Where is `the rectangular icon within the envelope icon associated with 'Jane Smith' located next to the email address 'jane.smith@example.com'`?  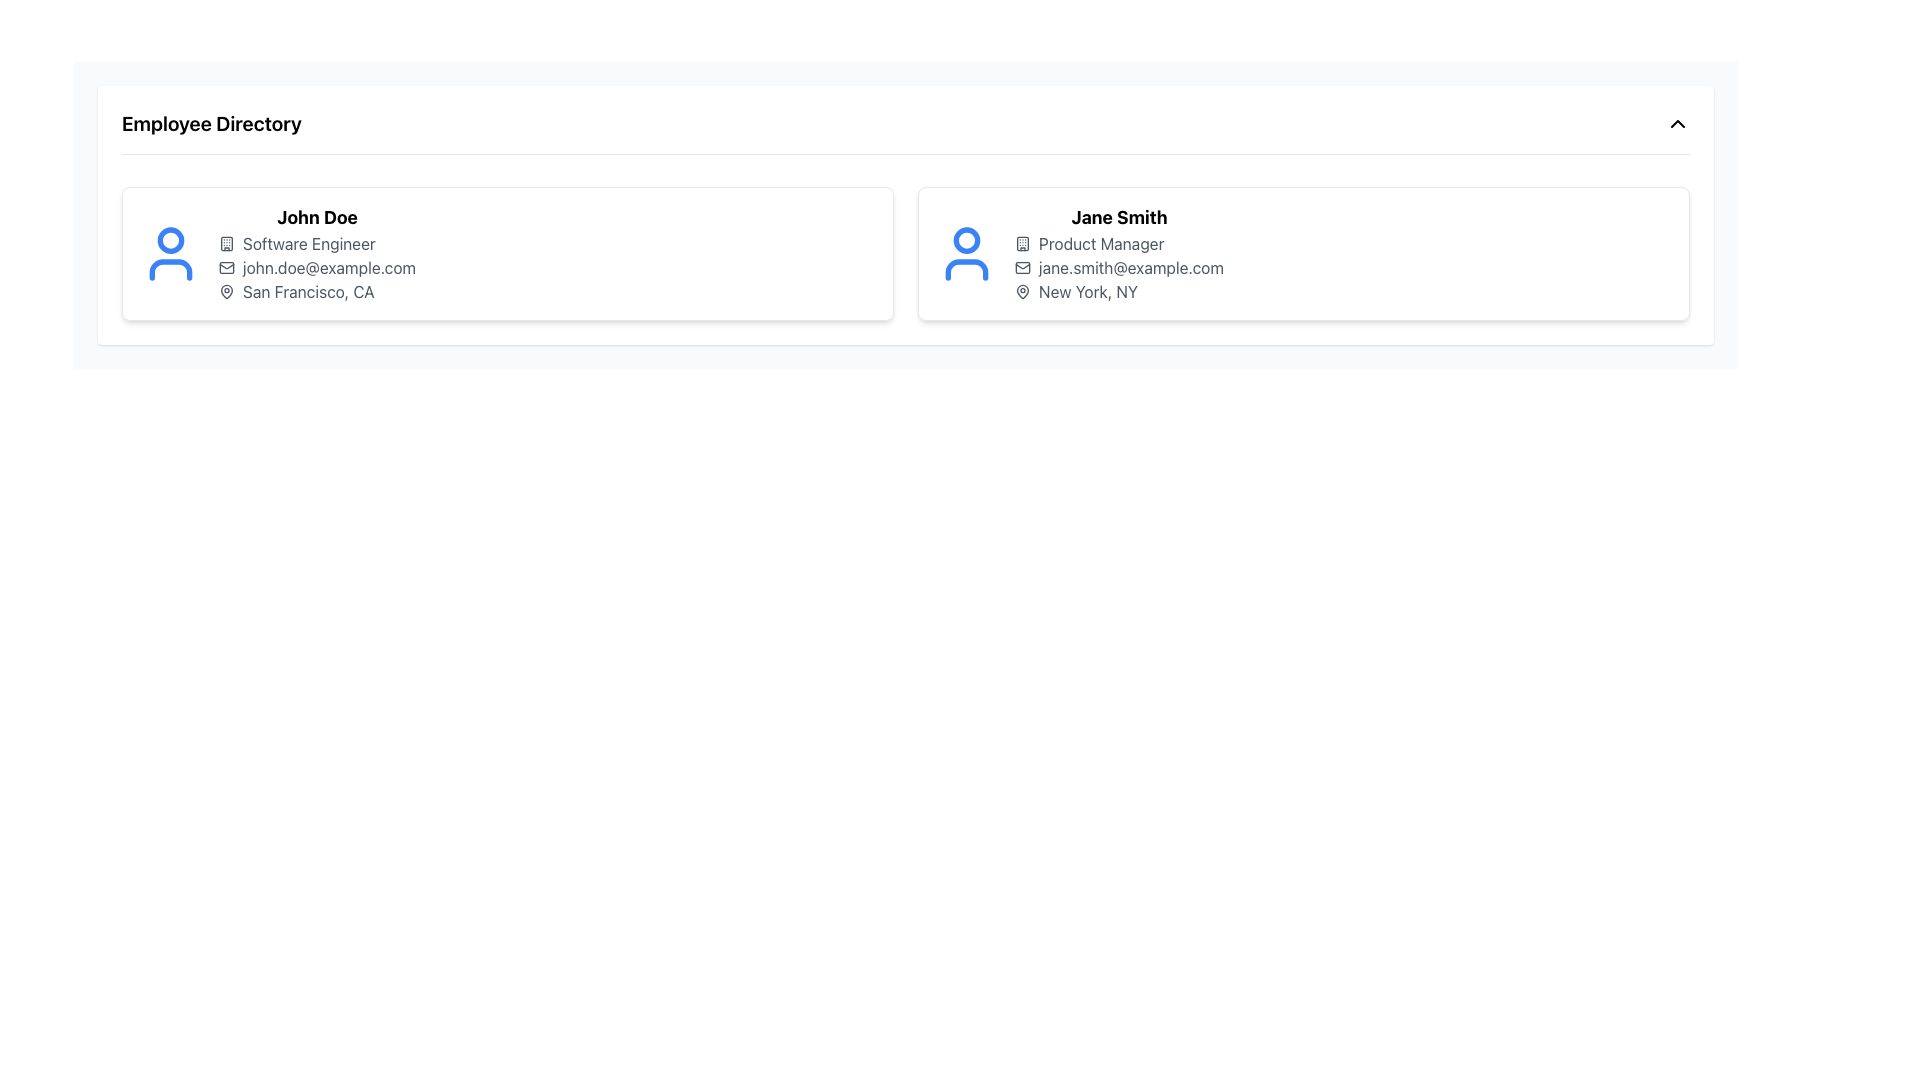 the rectangular icon within the envelope icon associated with 'Jane Smith' located next to the email address 'jane.smith@example.com' is located at coordinates (1022, 266).